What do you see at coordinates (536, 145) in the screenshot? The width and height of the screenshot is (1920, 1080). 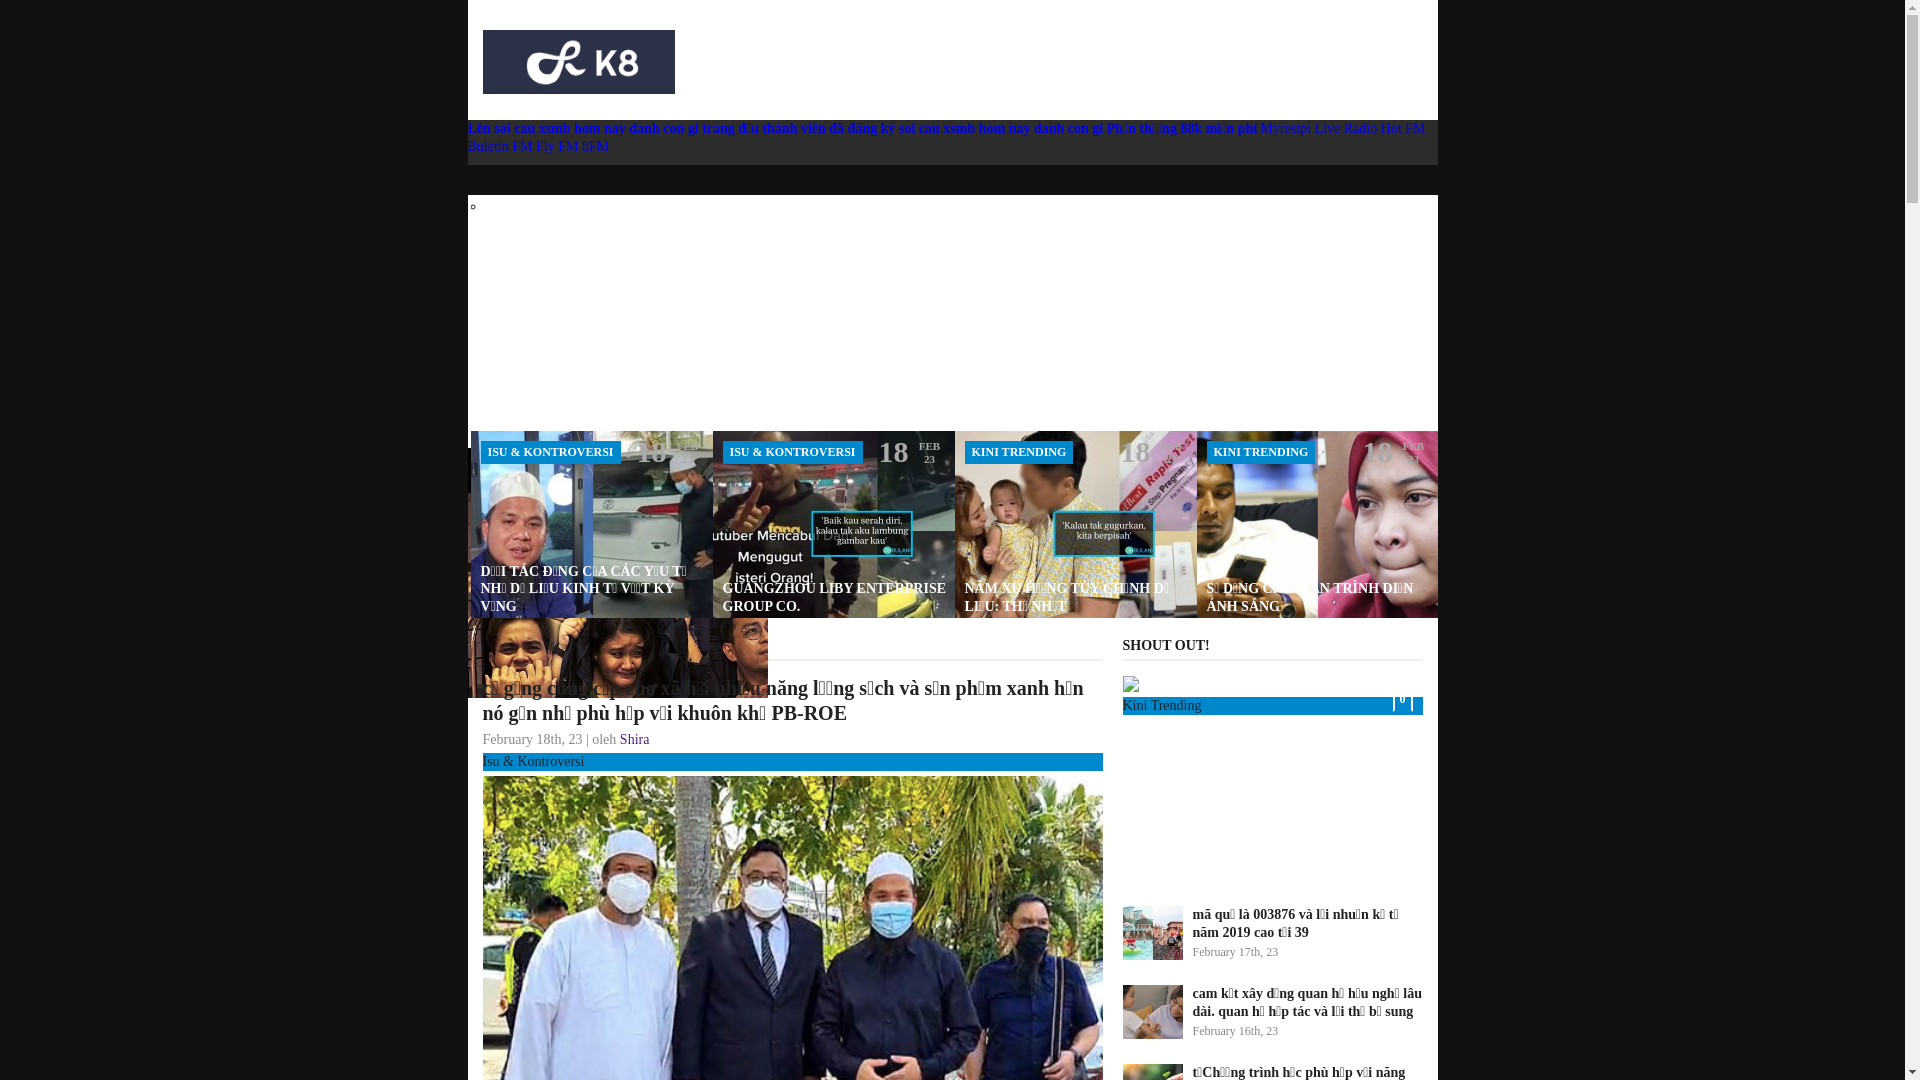 I see `'Fly FM'` at bounding box center [536, 145].